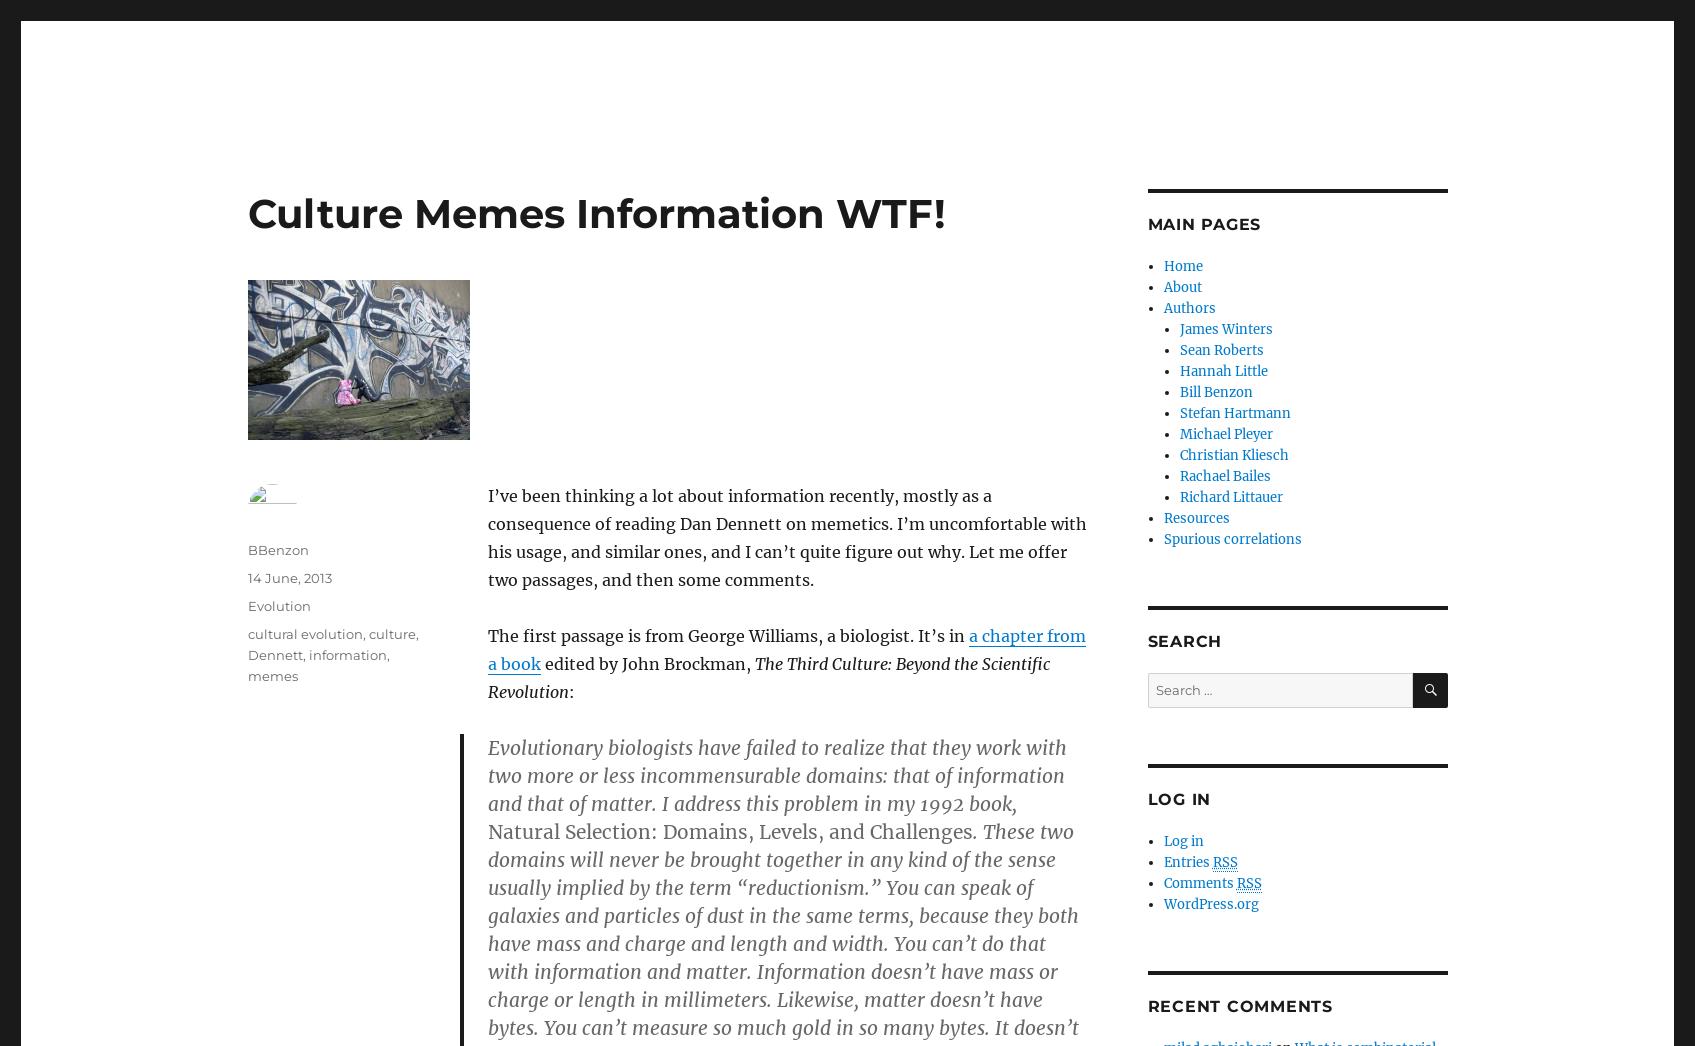 This screenshot has height=1046, width=1695. I want to click on 'Authors', so click(1189, 308).